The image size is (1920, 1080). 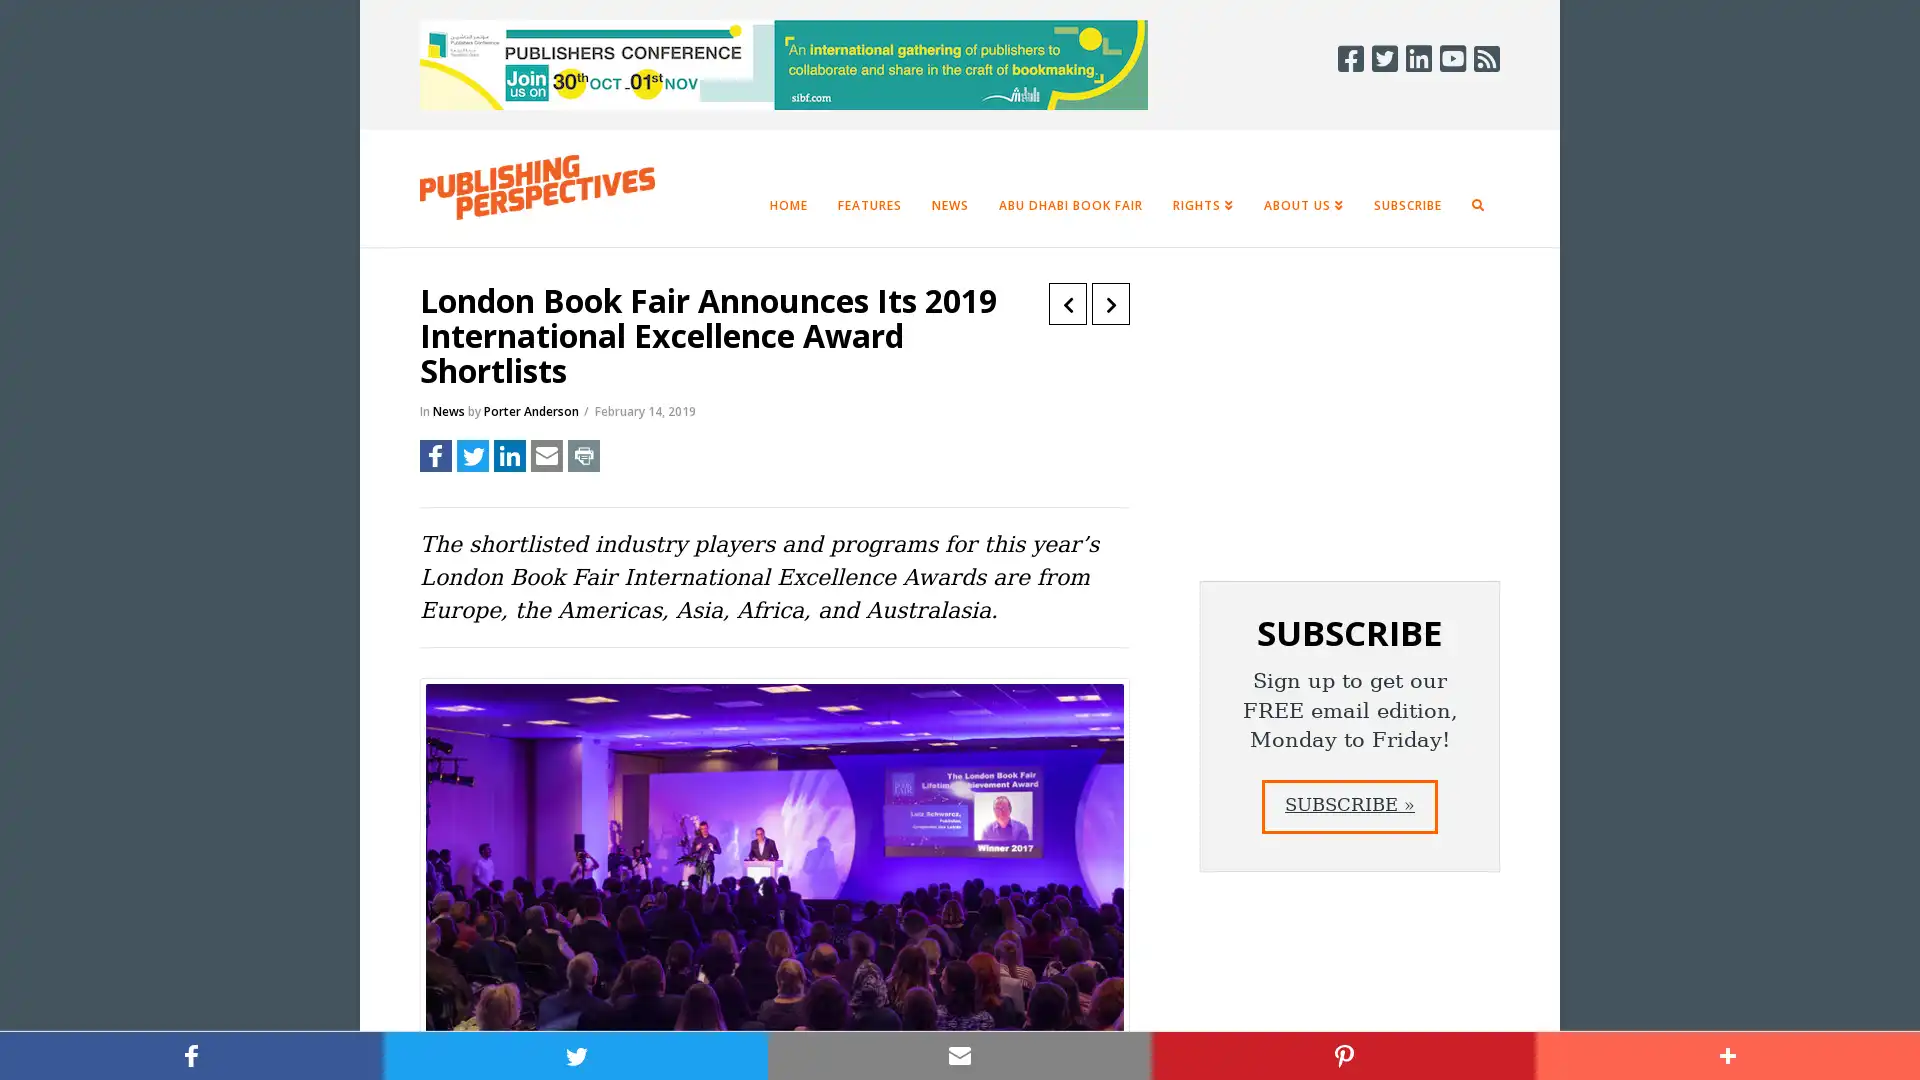 I want to click on Share to Email, so click(x=547, y=455).